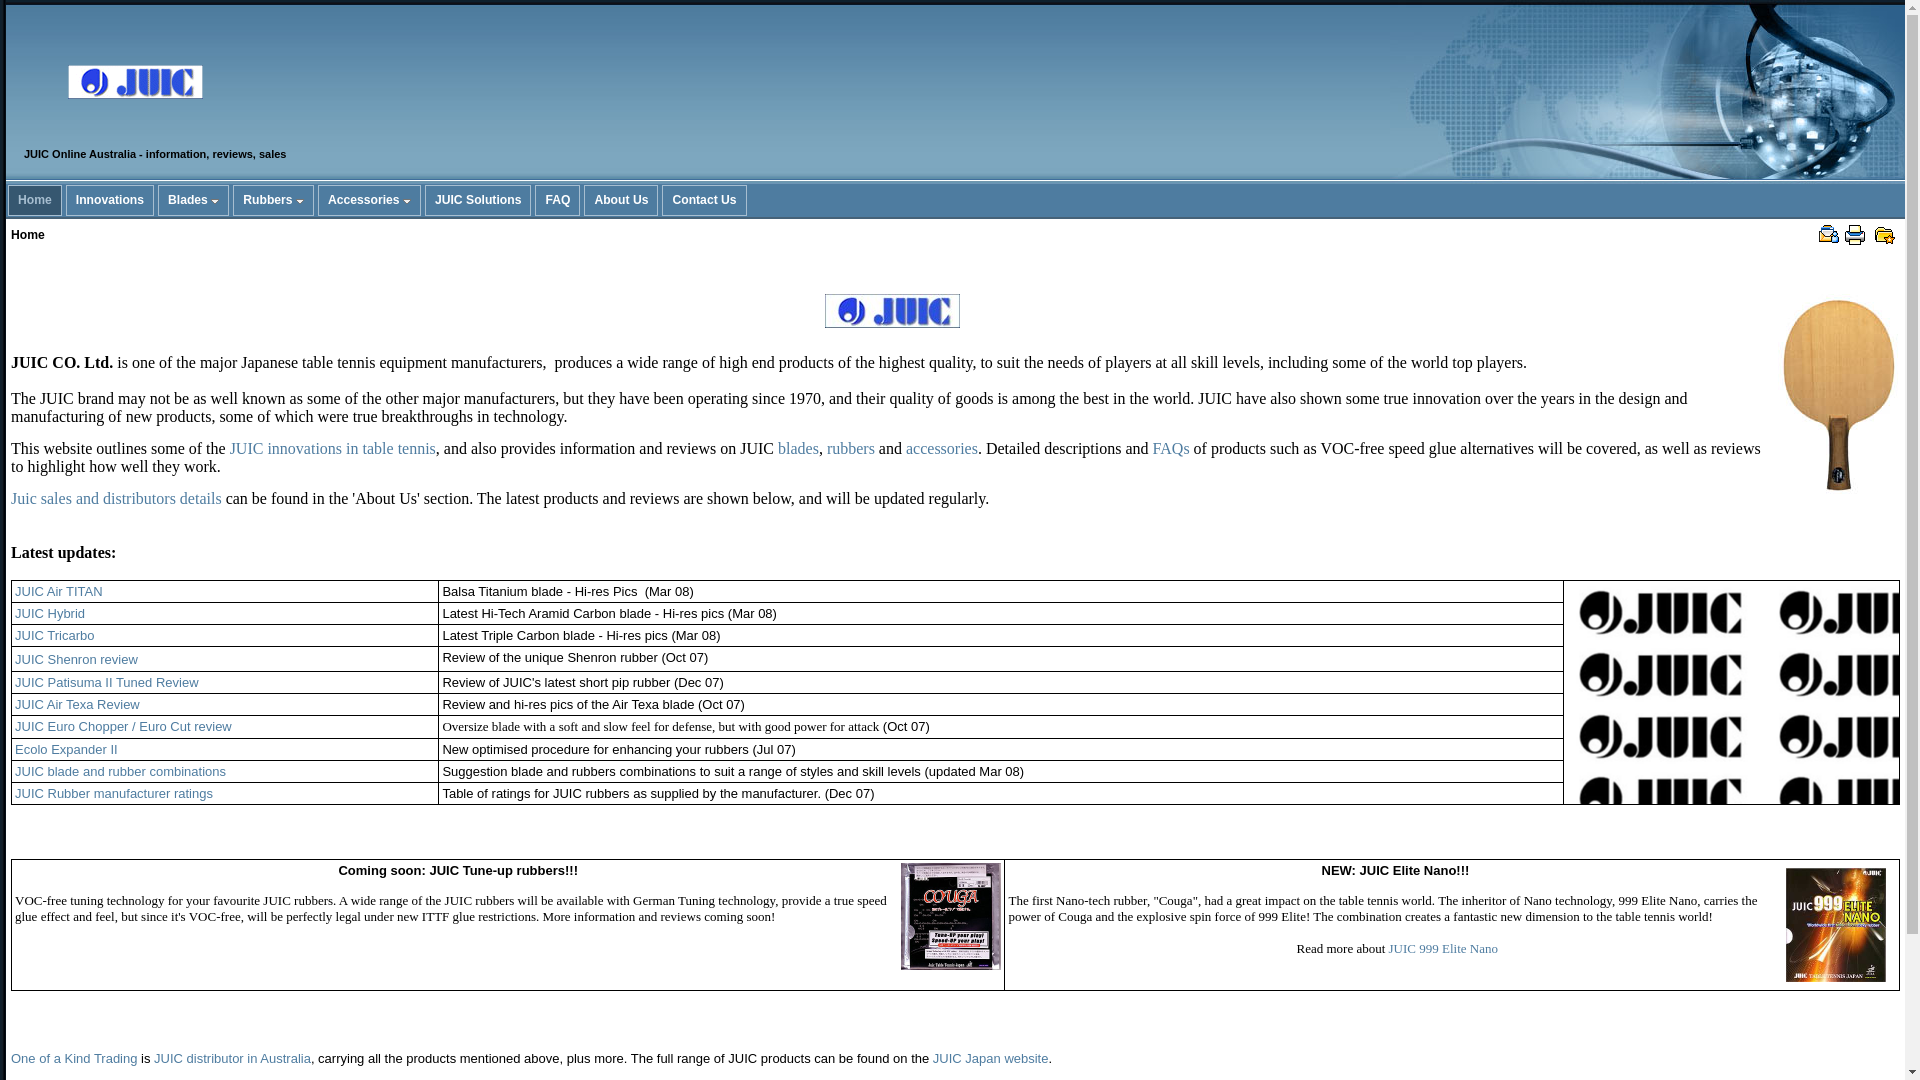  I want to click on 'JUIC Solutions', so click(477, 200).